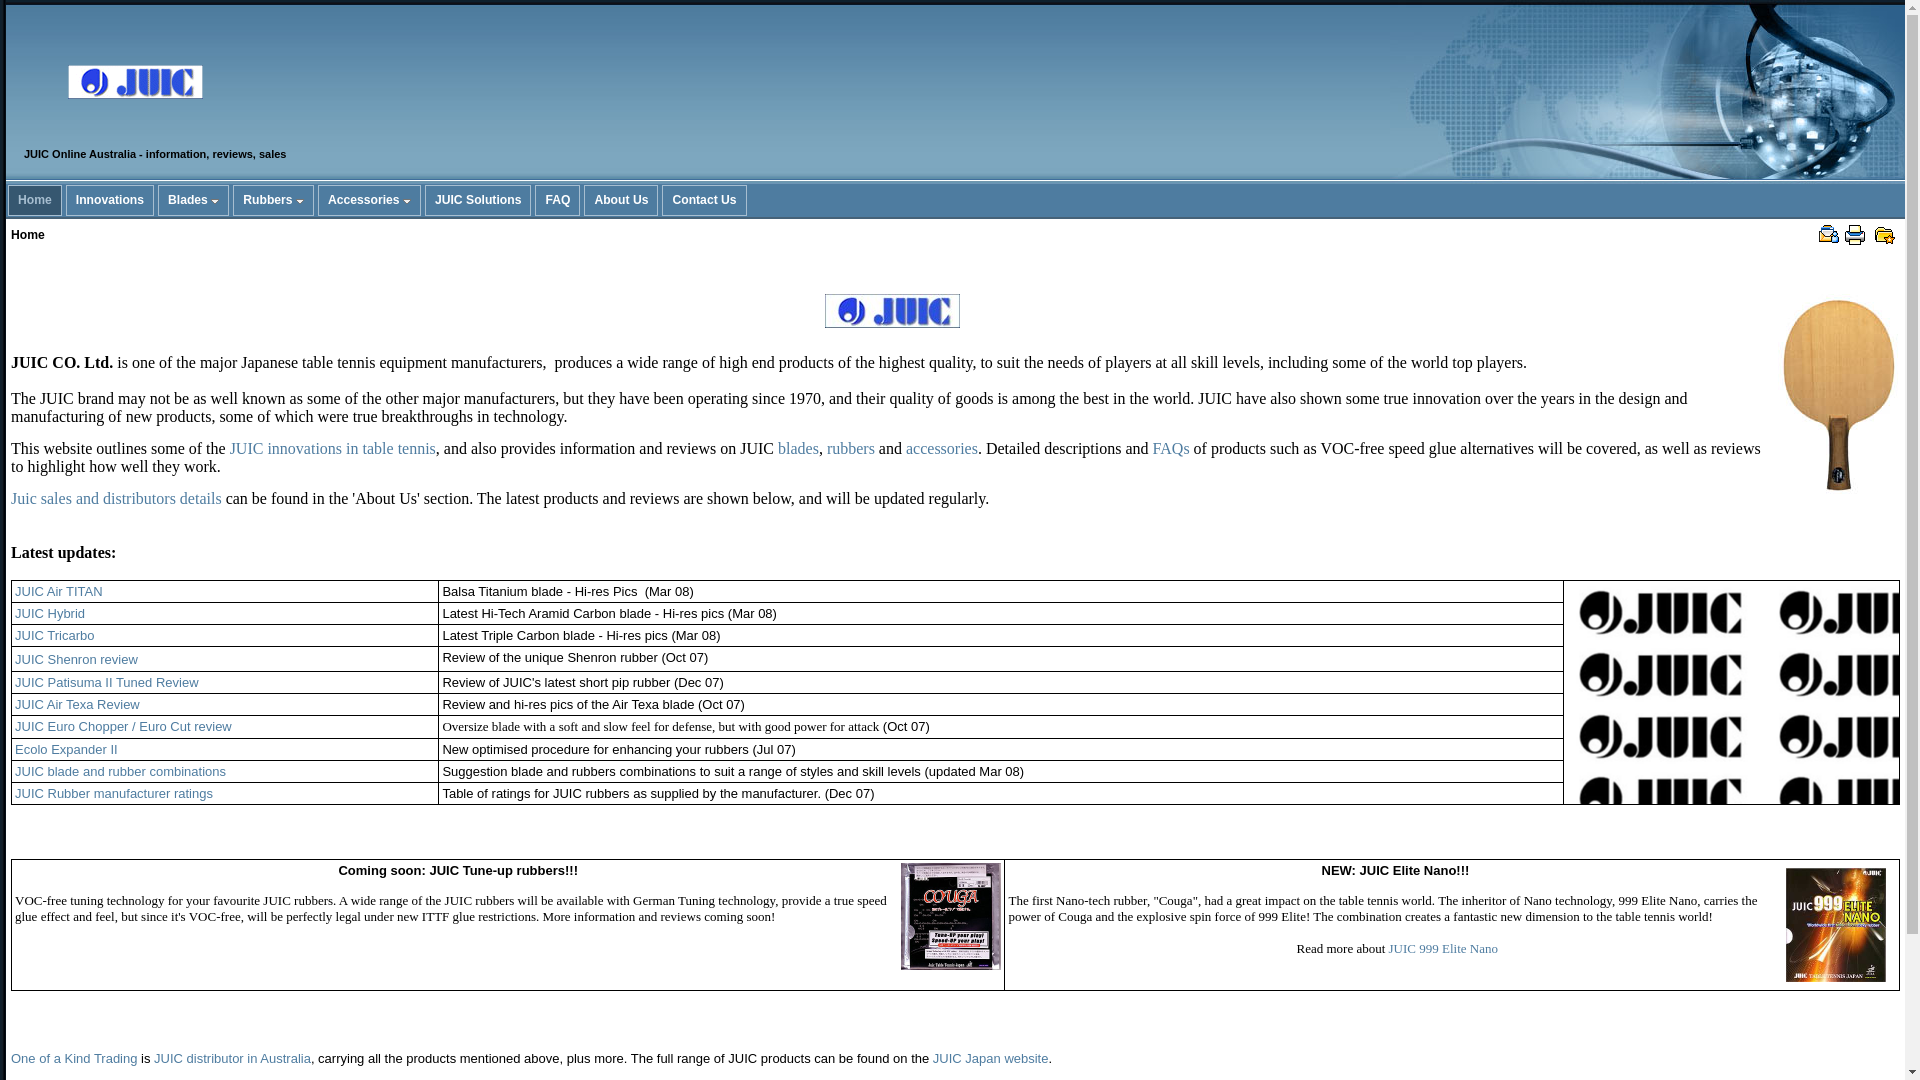  I want to click on 'JUIC Solutions', so click(477, 200).